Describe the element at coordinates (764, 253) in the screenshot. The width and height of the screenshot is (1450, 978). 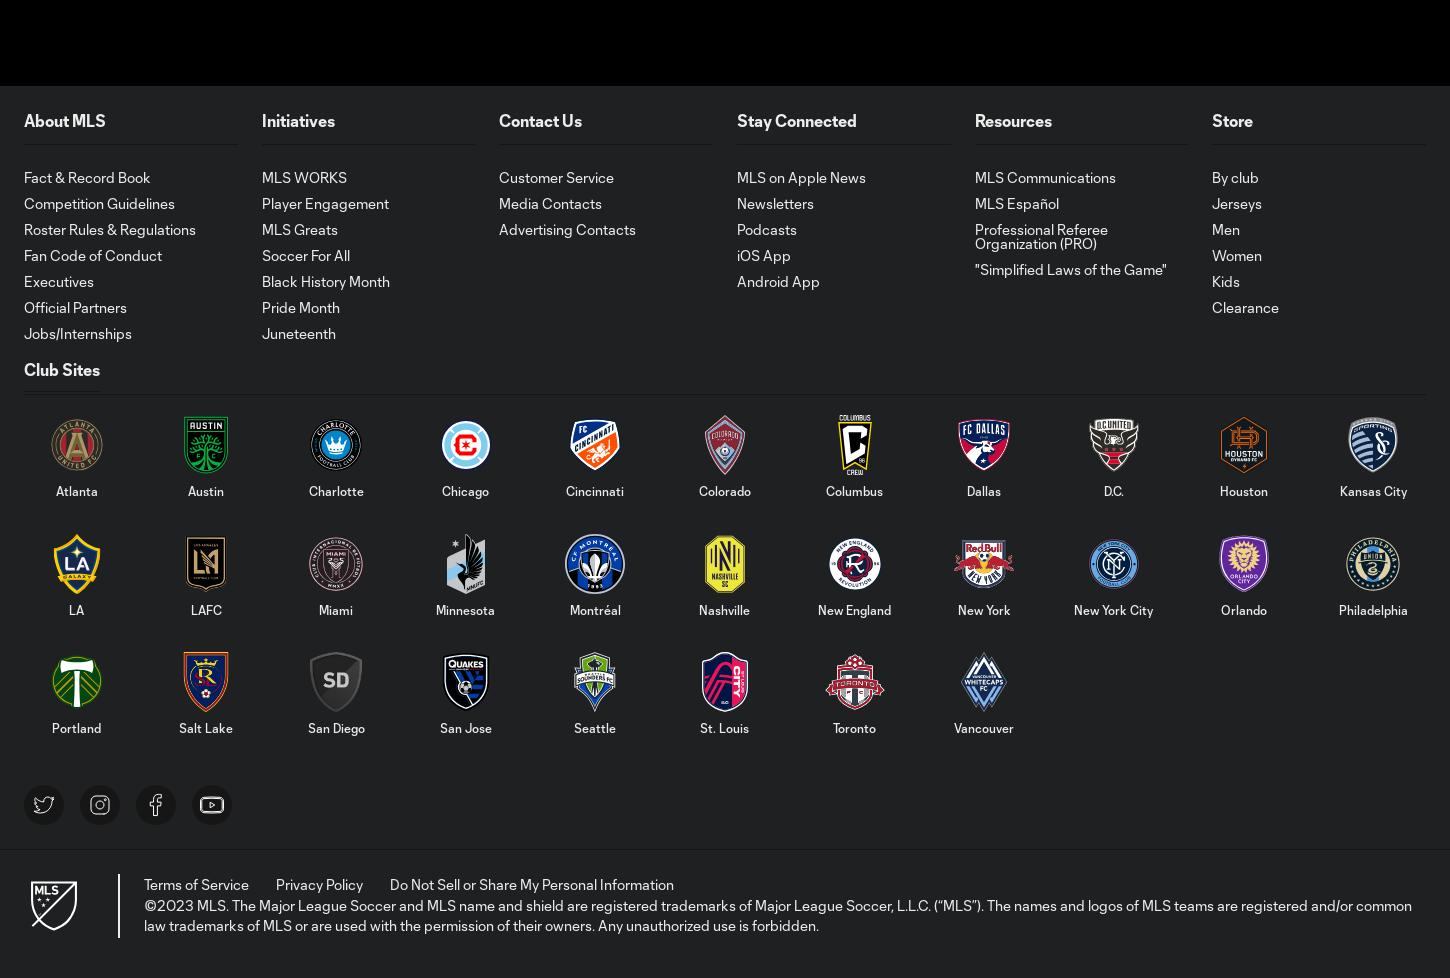
I see `'iOS App'` at that location.